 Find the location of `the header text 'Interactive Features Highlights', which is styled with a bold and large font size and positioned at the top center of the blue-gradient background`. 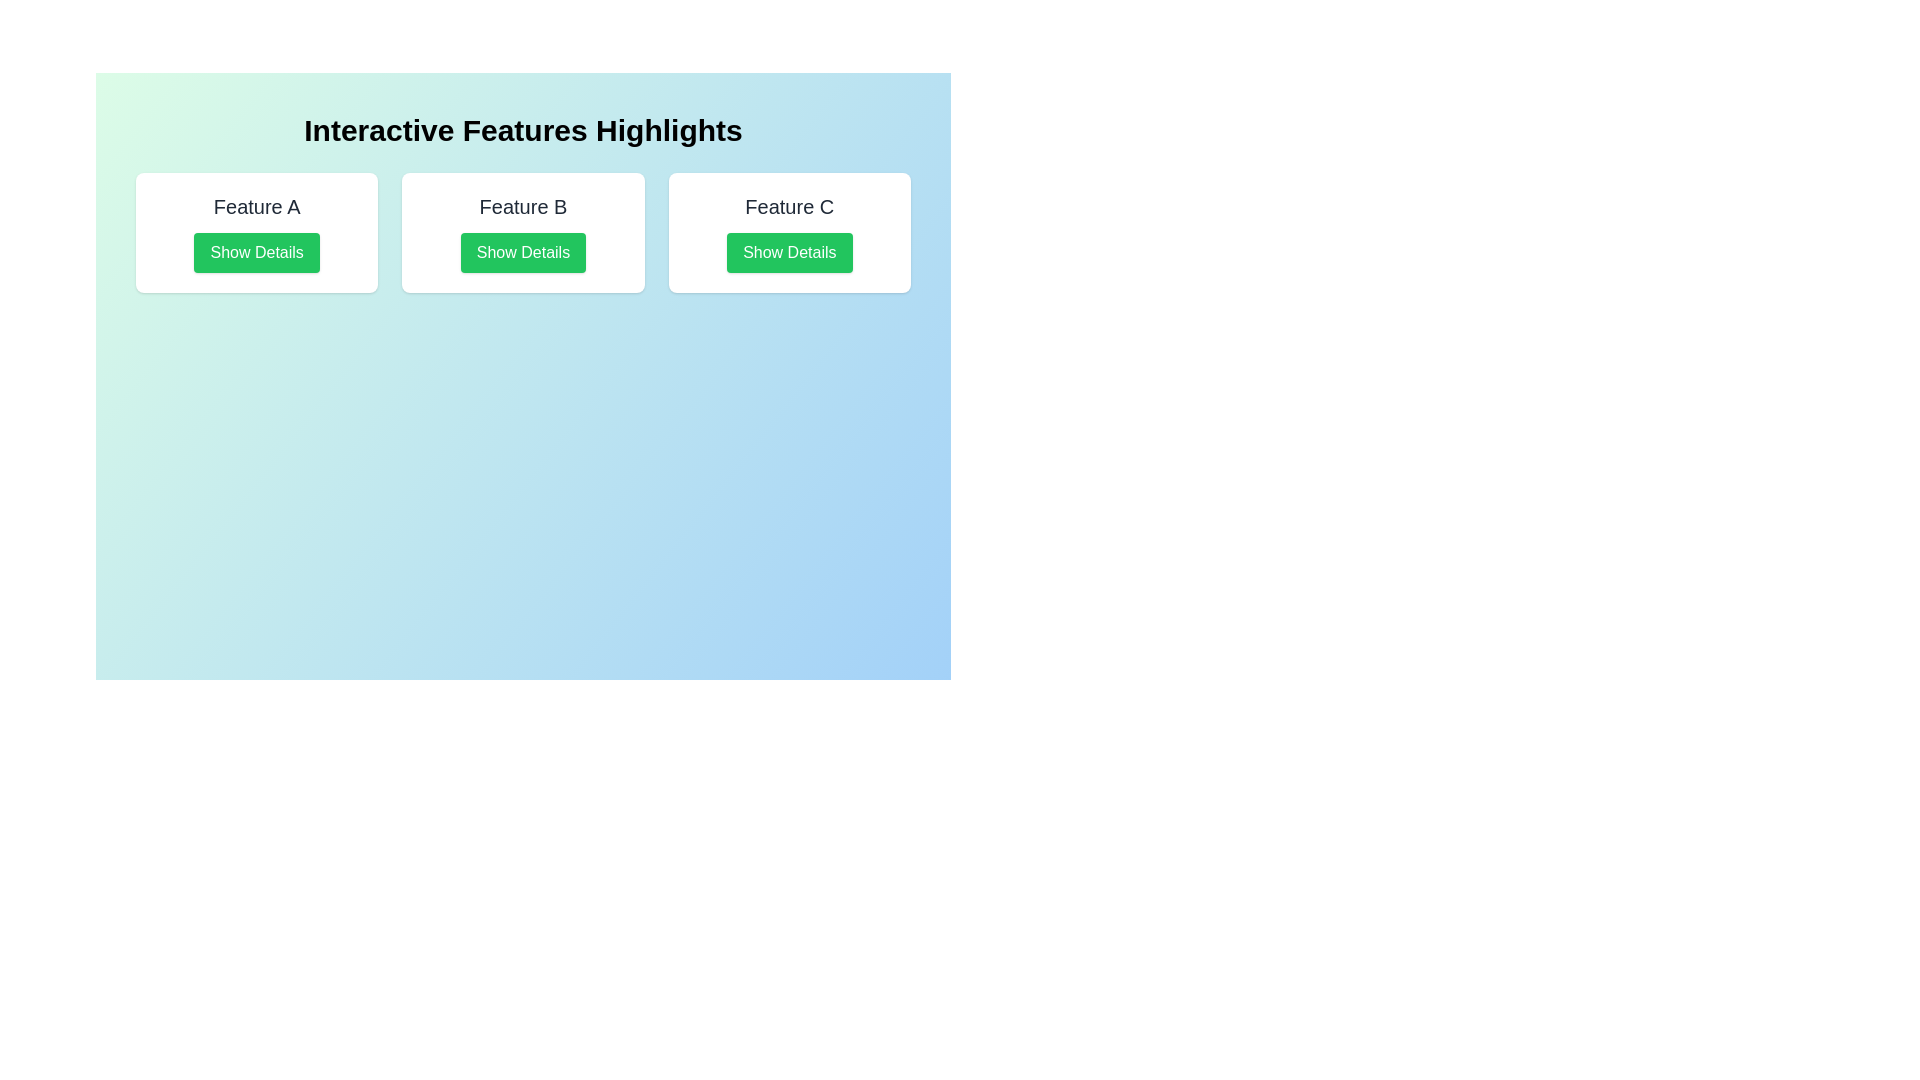

the header text 'Interactive Features Highlights', which is styled with a bold and large font size and positioned at the top center of the blue-gradient background is located at coordinates (523, 131).